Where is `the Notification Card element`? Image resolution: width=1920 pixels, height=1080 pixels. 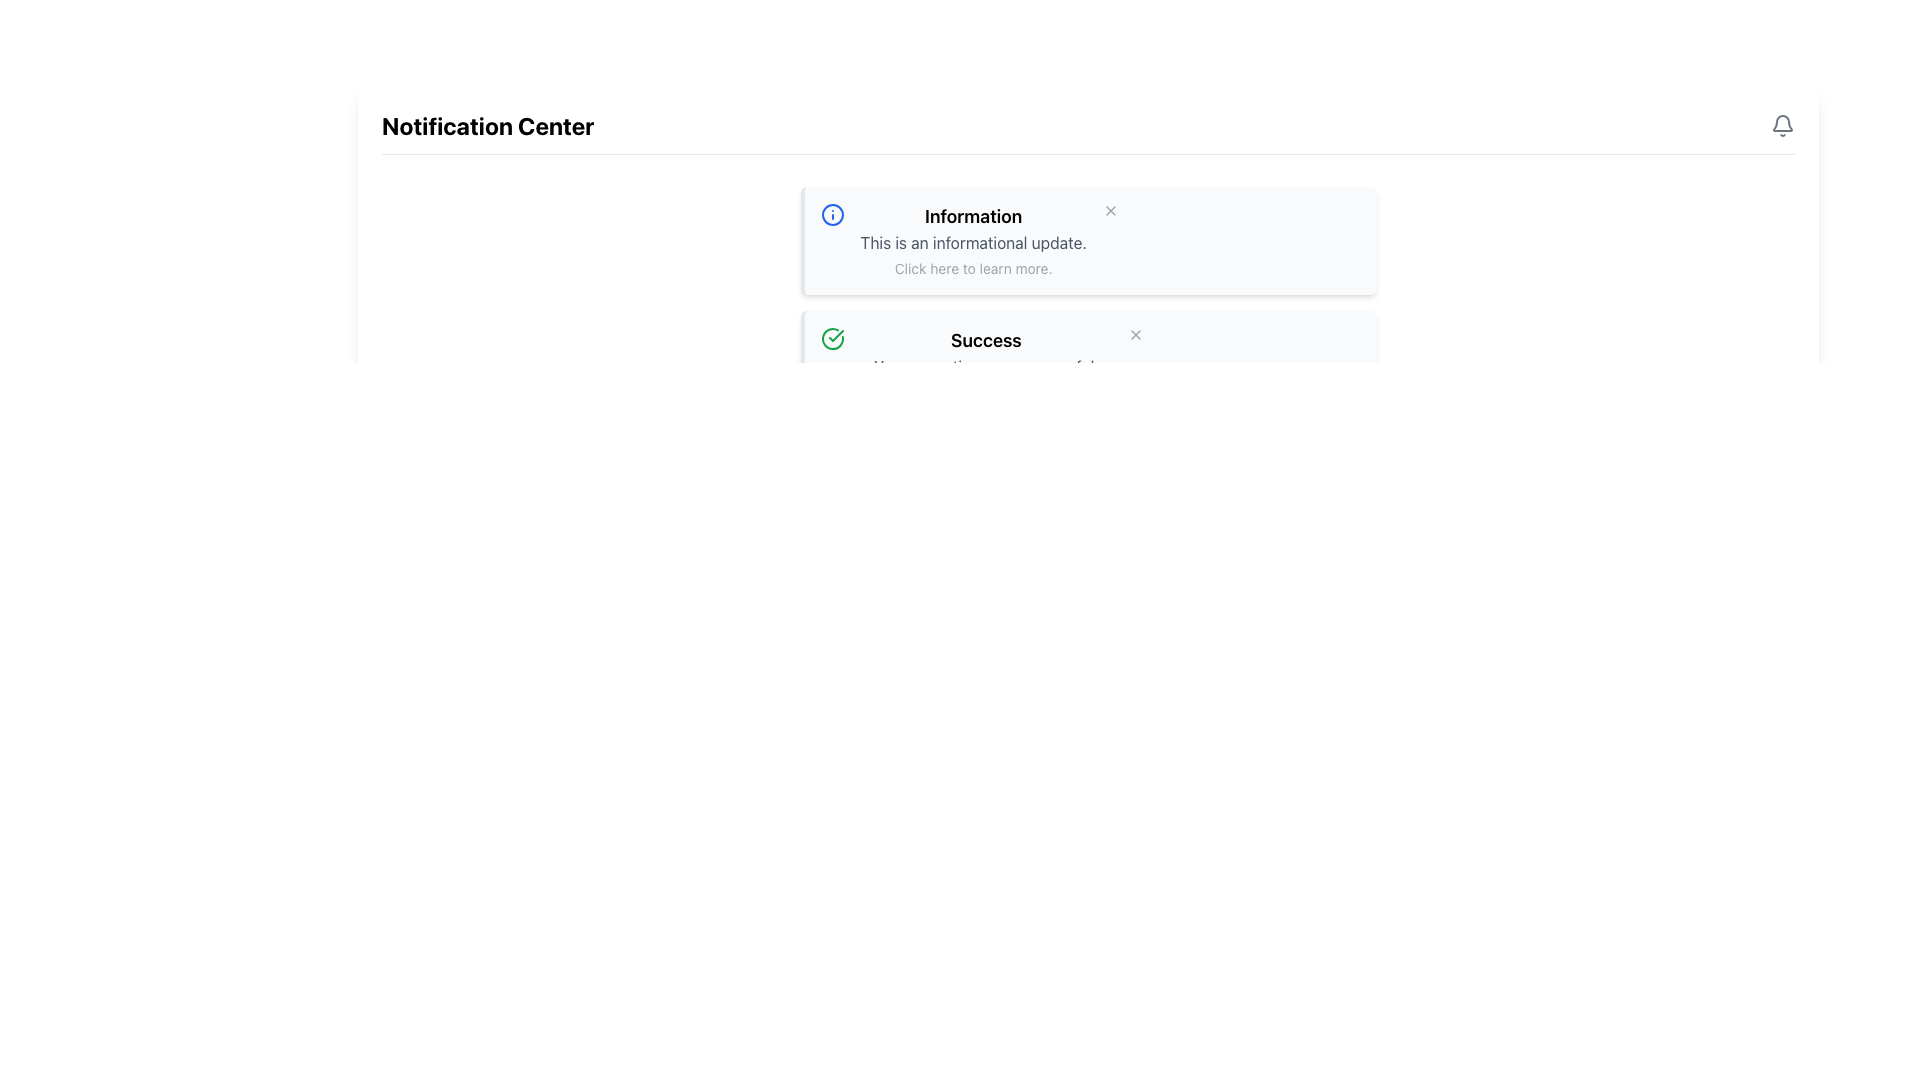 the Notification Card element is located at coordinates (1087, 239).